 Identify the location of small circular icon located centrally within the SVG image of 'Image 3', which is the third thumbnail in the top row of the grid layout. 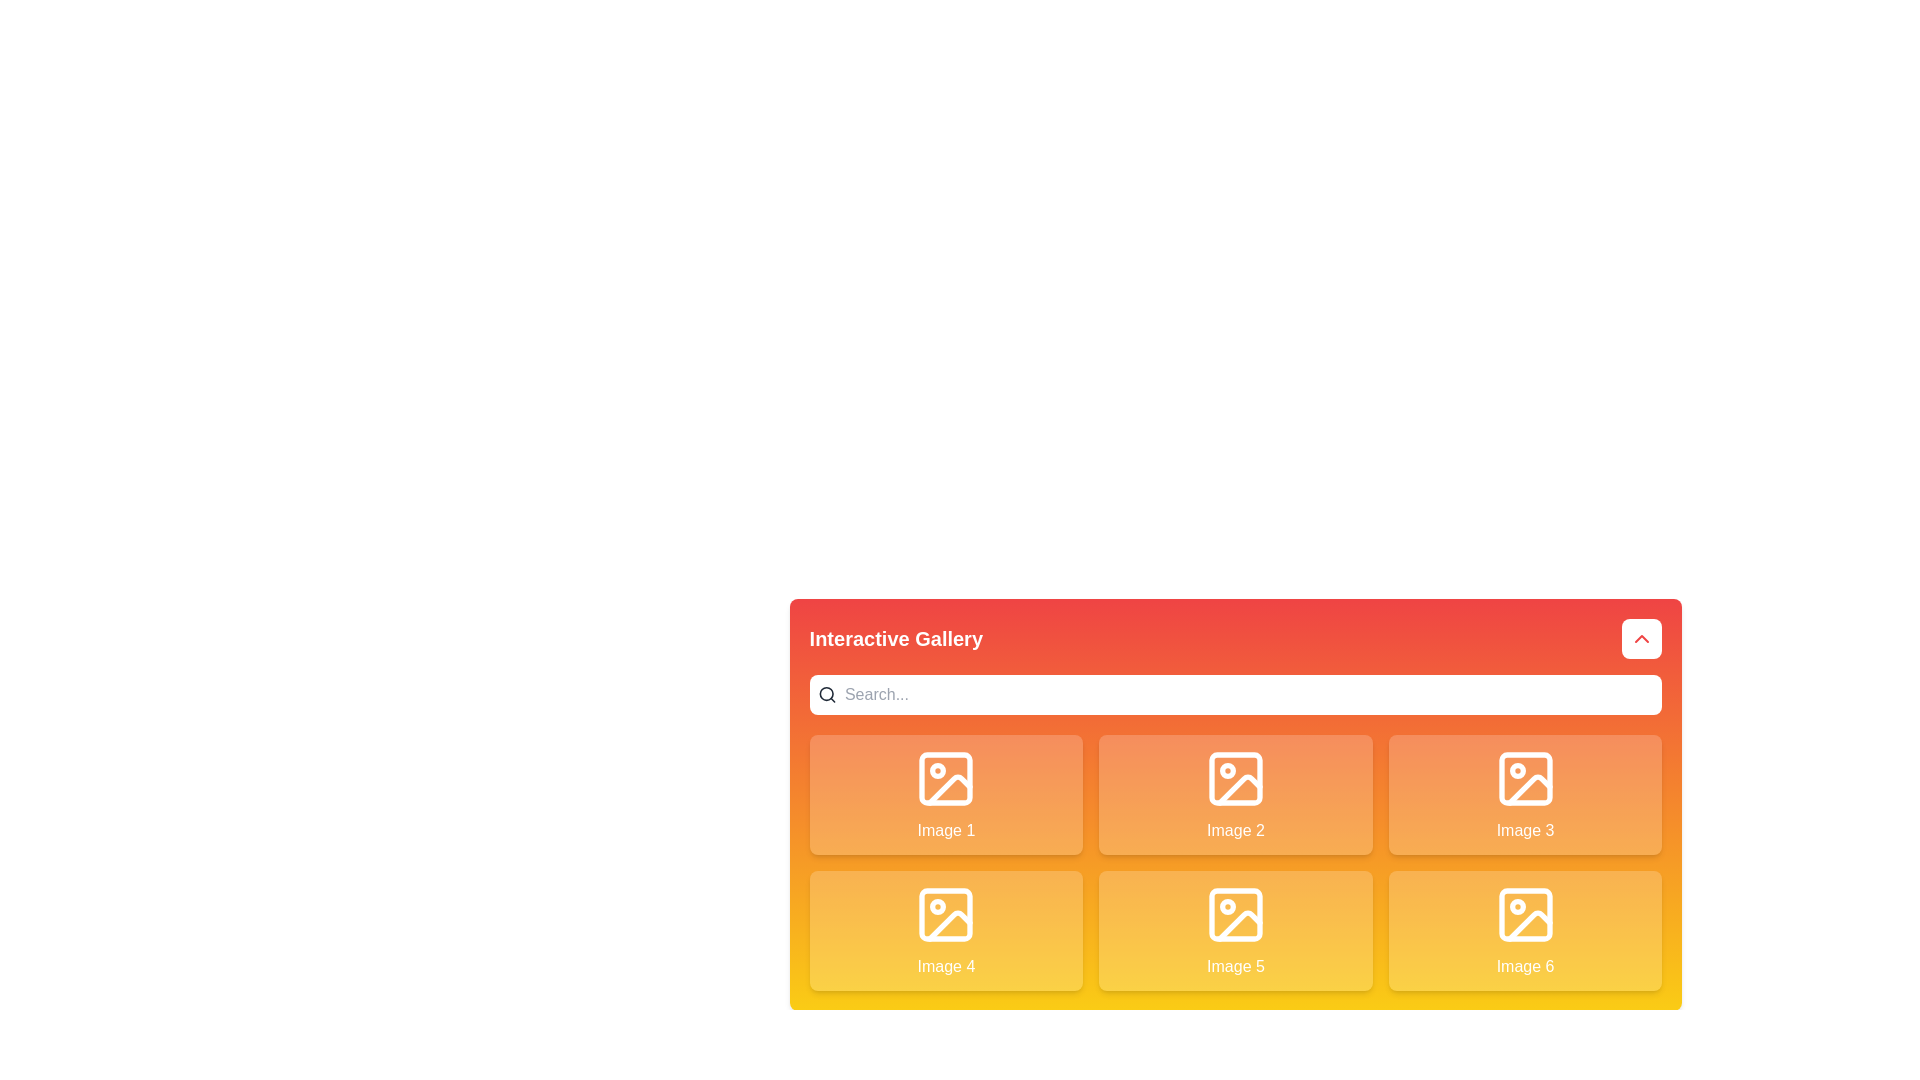
(1517, 770).